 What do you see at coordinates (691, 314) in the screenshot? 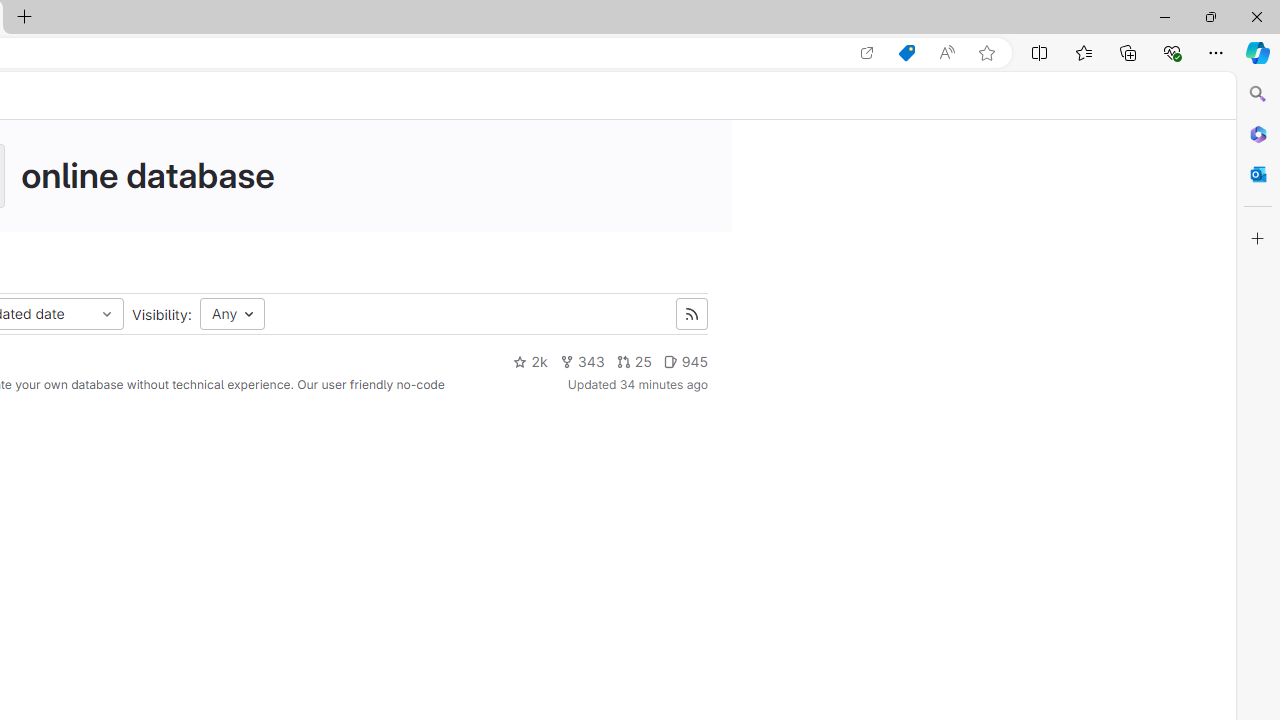
I see `'Class: s16 gl-icon gl-button-icon '` at bounding box center [691, 314].